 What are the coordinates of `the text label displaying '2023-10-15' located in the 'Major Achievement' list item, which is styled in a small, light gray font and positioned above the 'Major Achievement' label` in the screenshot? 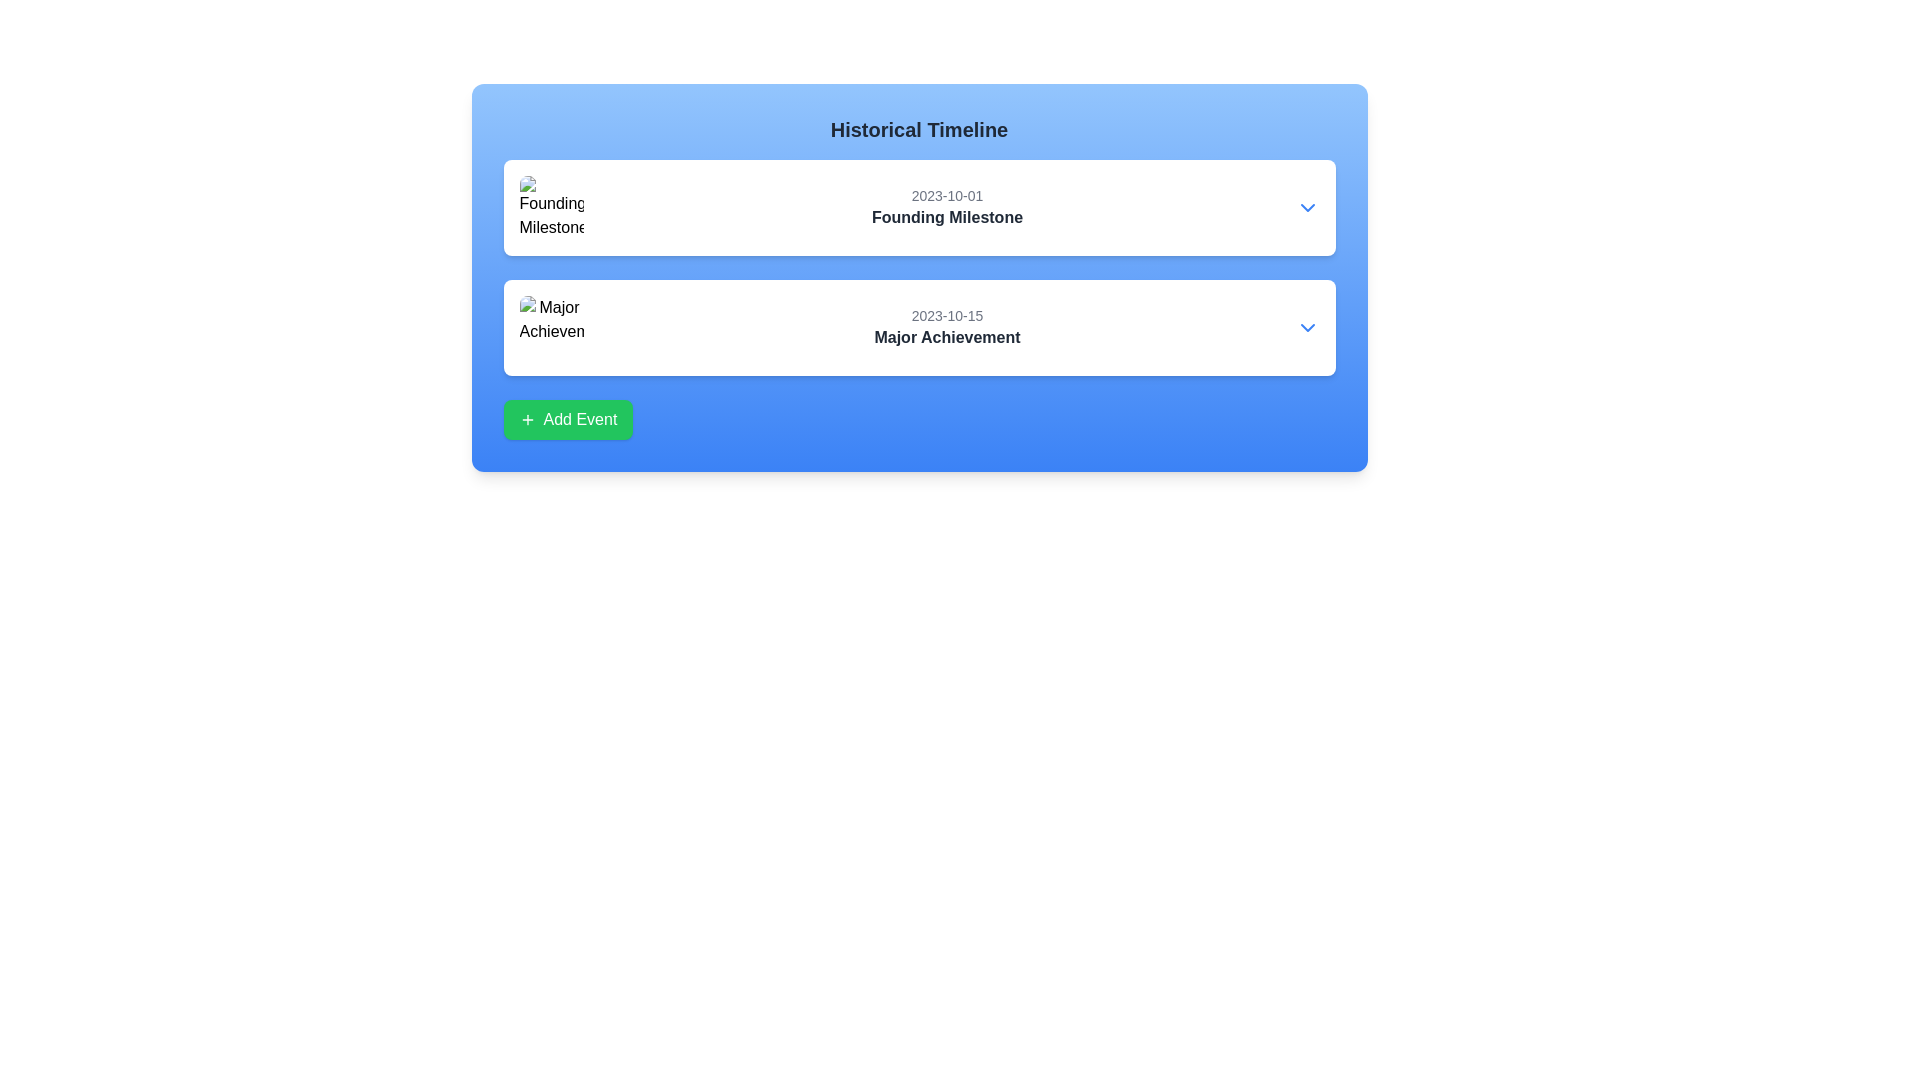 It's located at (946, 315).